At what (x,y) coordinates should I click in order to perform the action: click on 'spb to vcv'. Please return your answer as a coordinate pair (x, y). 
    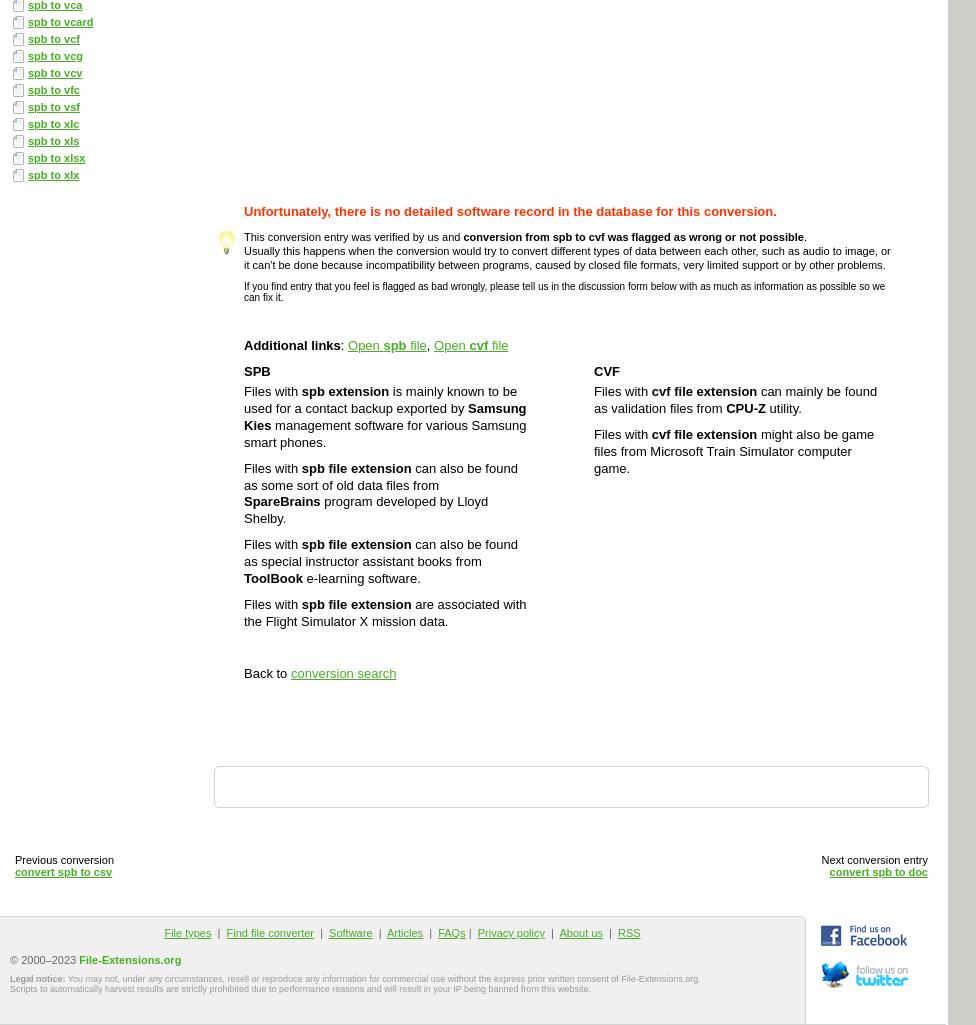
    Looking at the image, I should click on (55, 71).